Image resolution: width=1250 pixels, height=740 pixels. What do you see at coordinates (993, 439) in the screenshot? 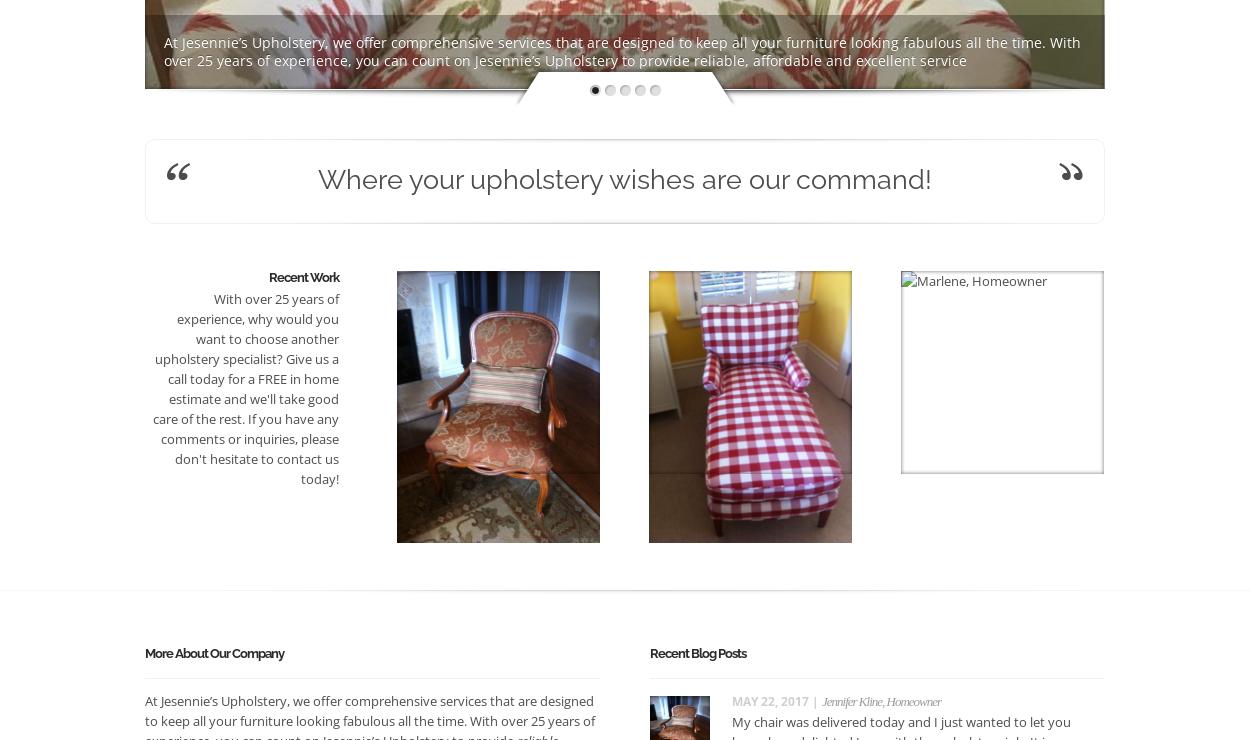
I see `'We love it! Thank you for taking on a difficult...'` at bounding box center [993, 439].